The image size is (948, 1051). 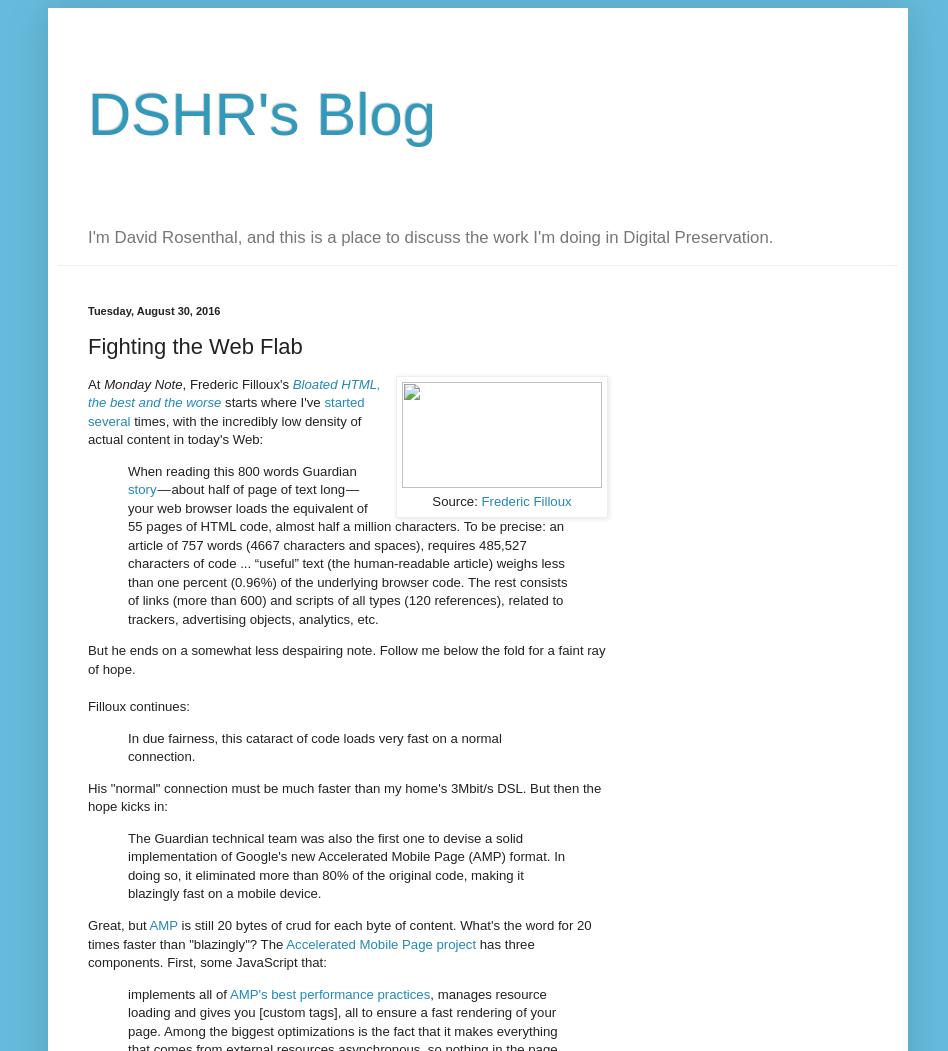 I want to click on 'starts where I've', so click(x=272, y=401).